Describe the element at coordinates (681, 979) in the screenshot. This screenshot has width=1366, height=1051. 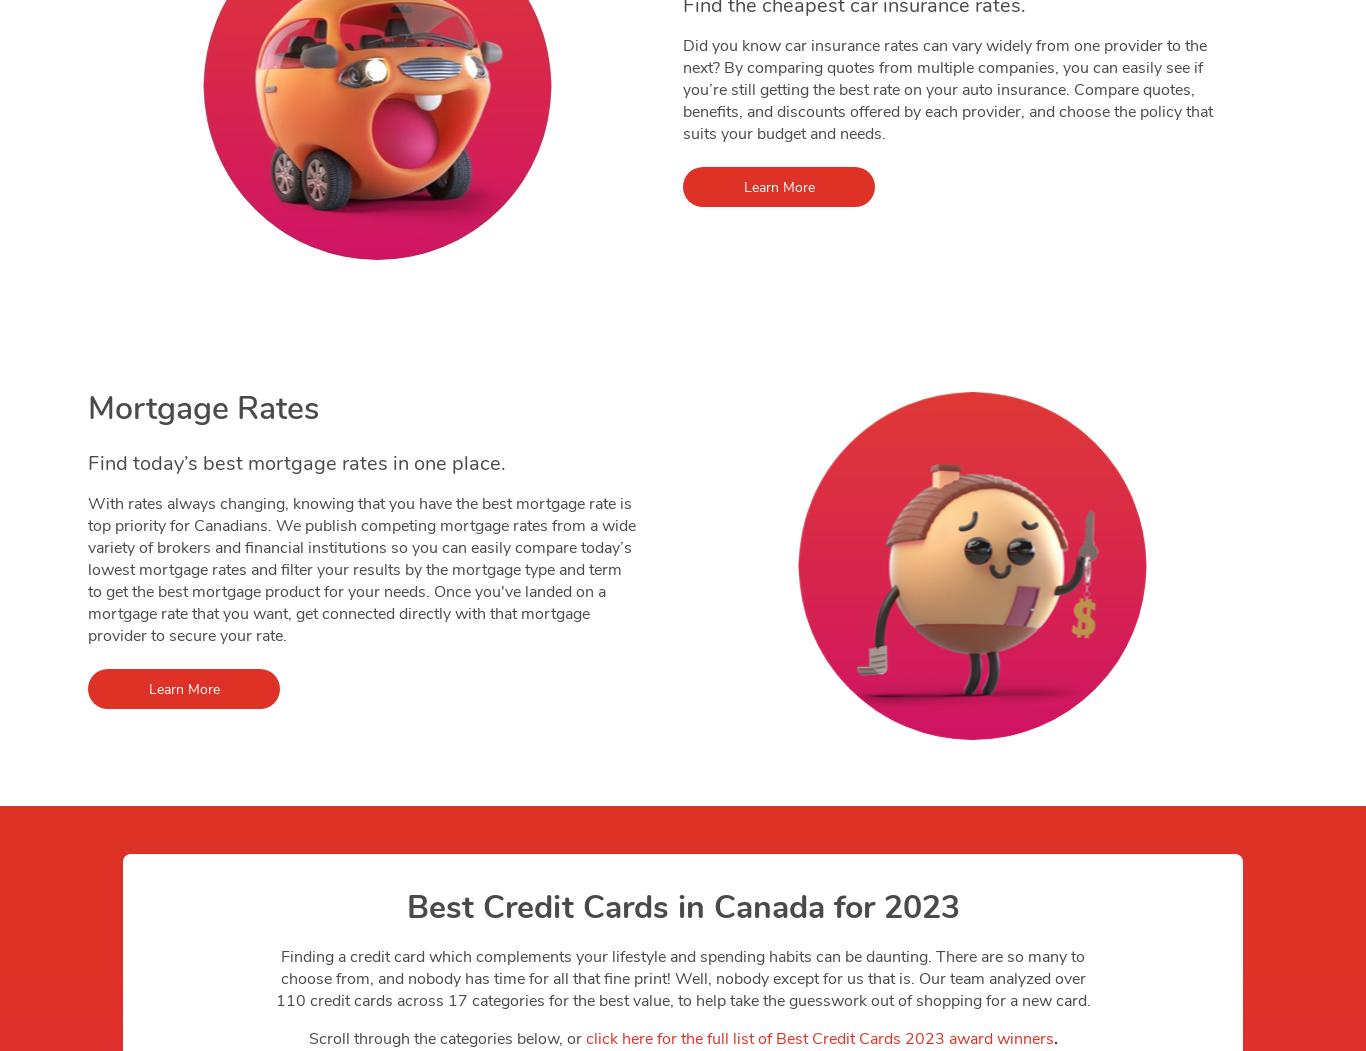
I see `'Finding a credit card which complements your lifestyle and spending habits can be daunting. There are so many to choose from, and nobody has time for all that fine print! Well, nobody except for us that is. Our team analyzed over 110 credit cards across 17 categories for the best value, to help take the guesswork out of shopping for a new card.'` at that location.